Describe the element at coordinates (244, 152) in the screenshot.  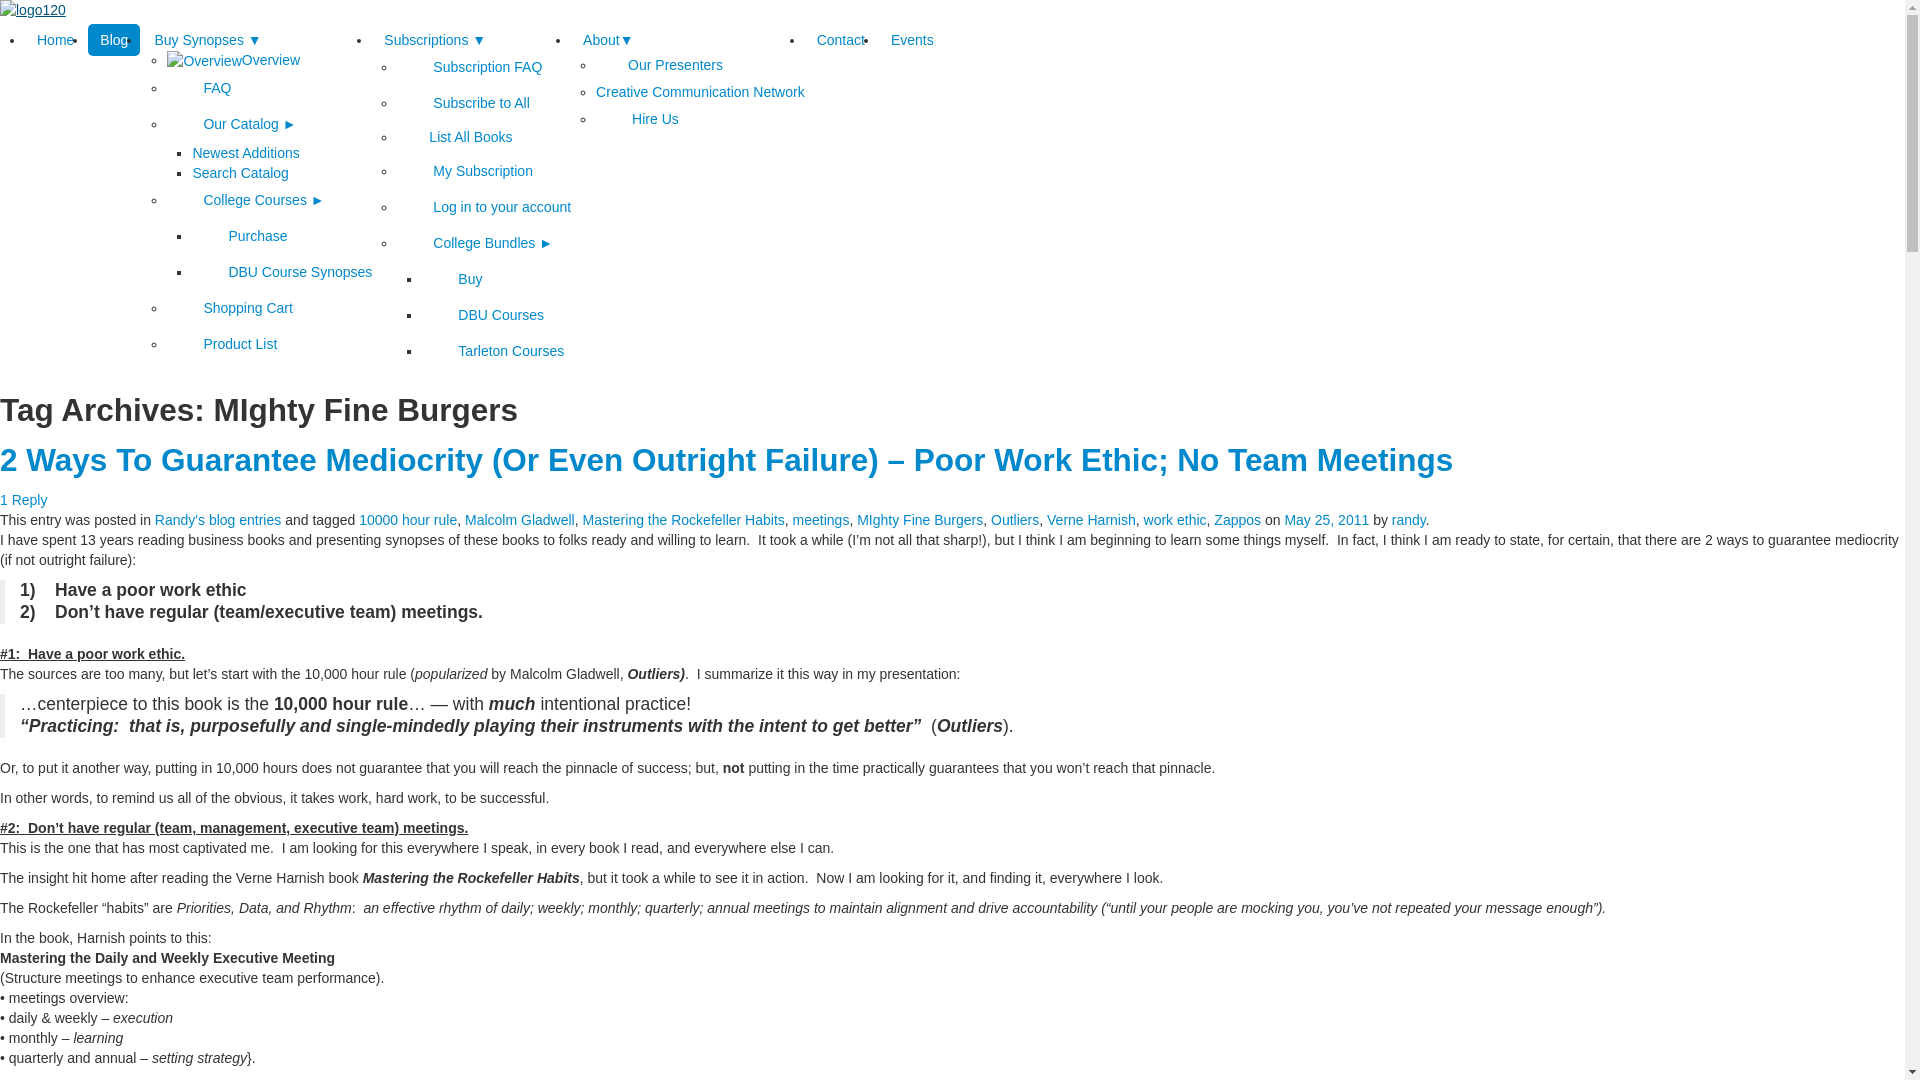
I see `'Newest Additions'` at that location.